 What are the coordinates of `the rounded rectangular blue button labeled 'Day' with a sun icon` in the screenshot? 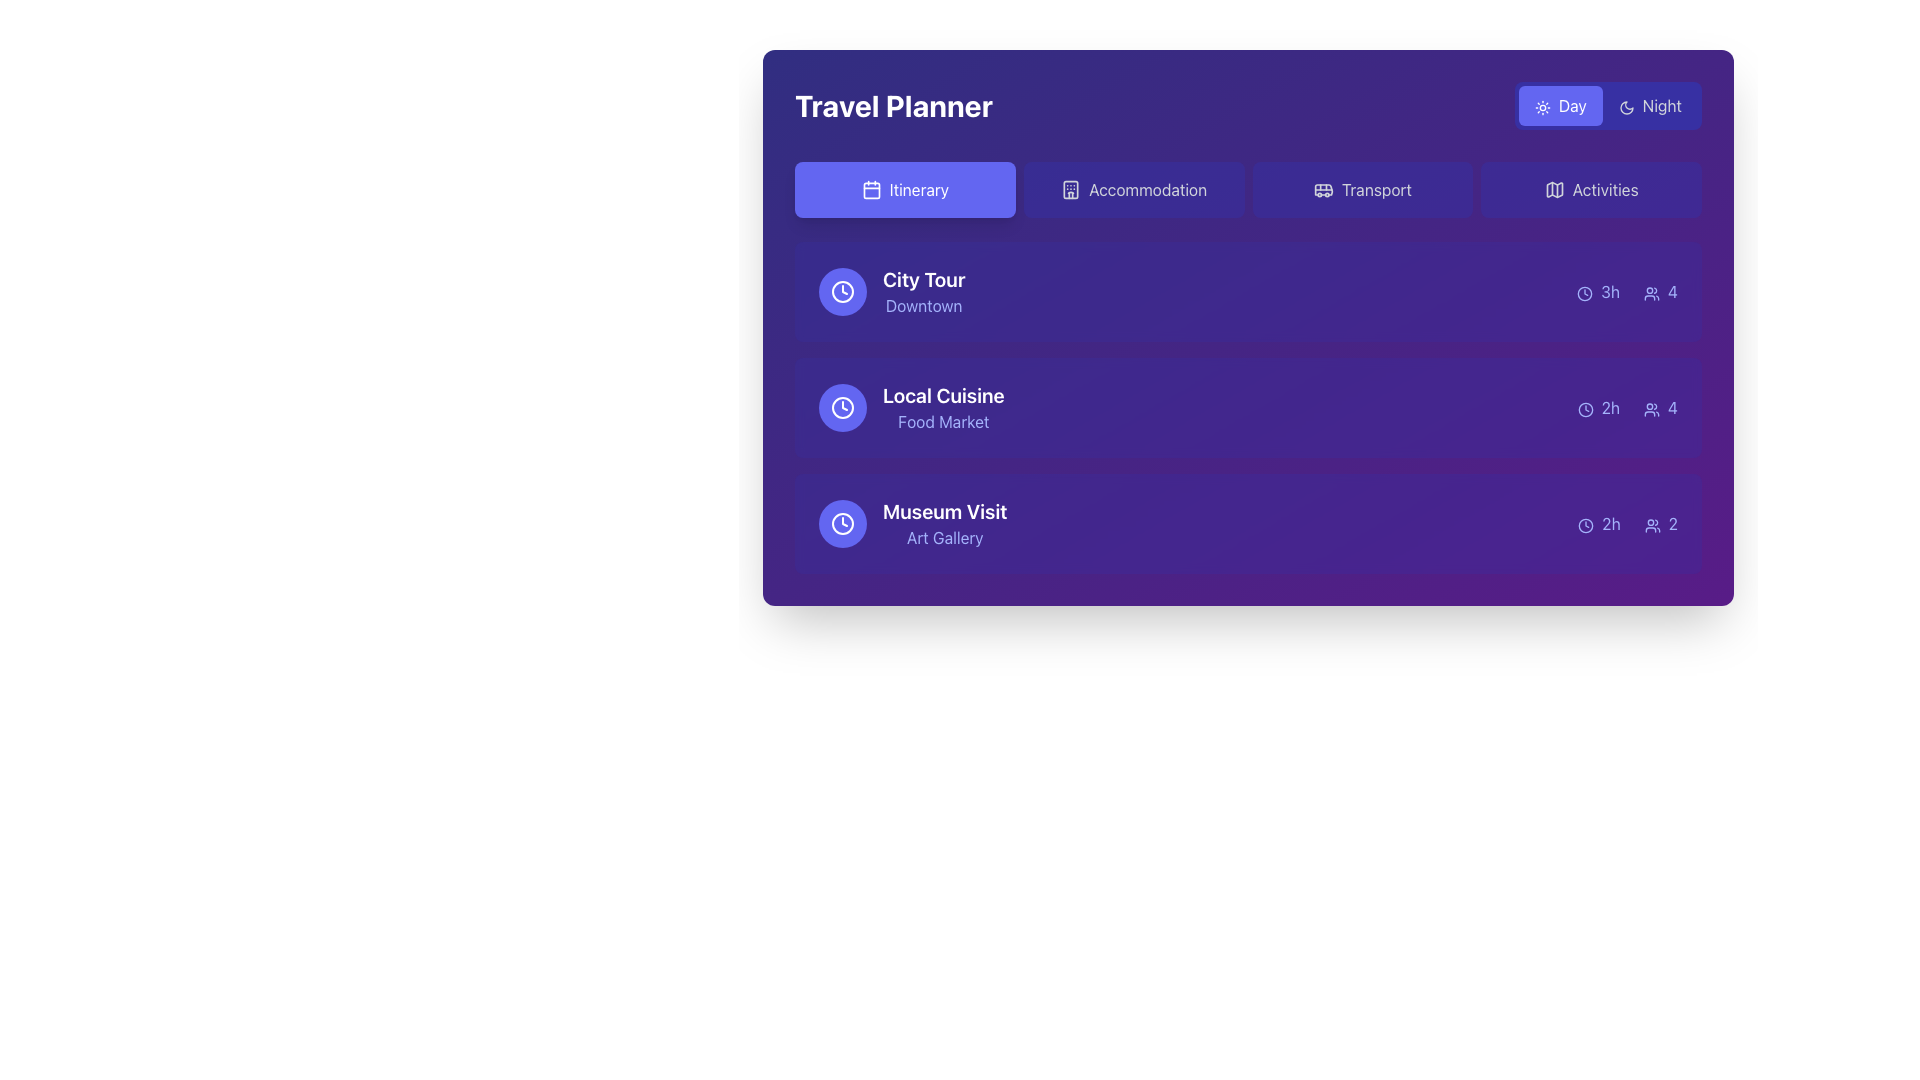 It's located at (1559, 105).